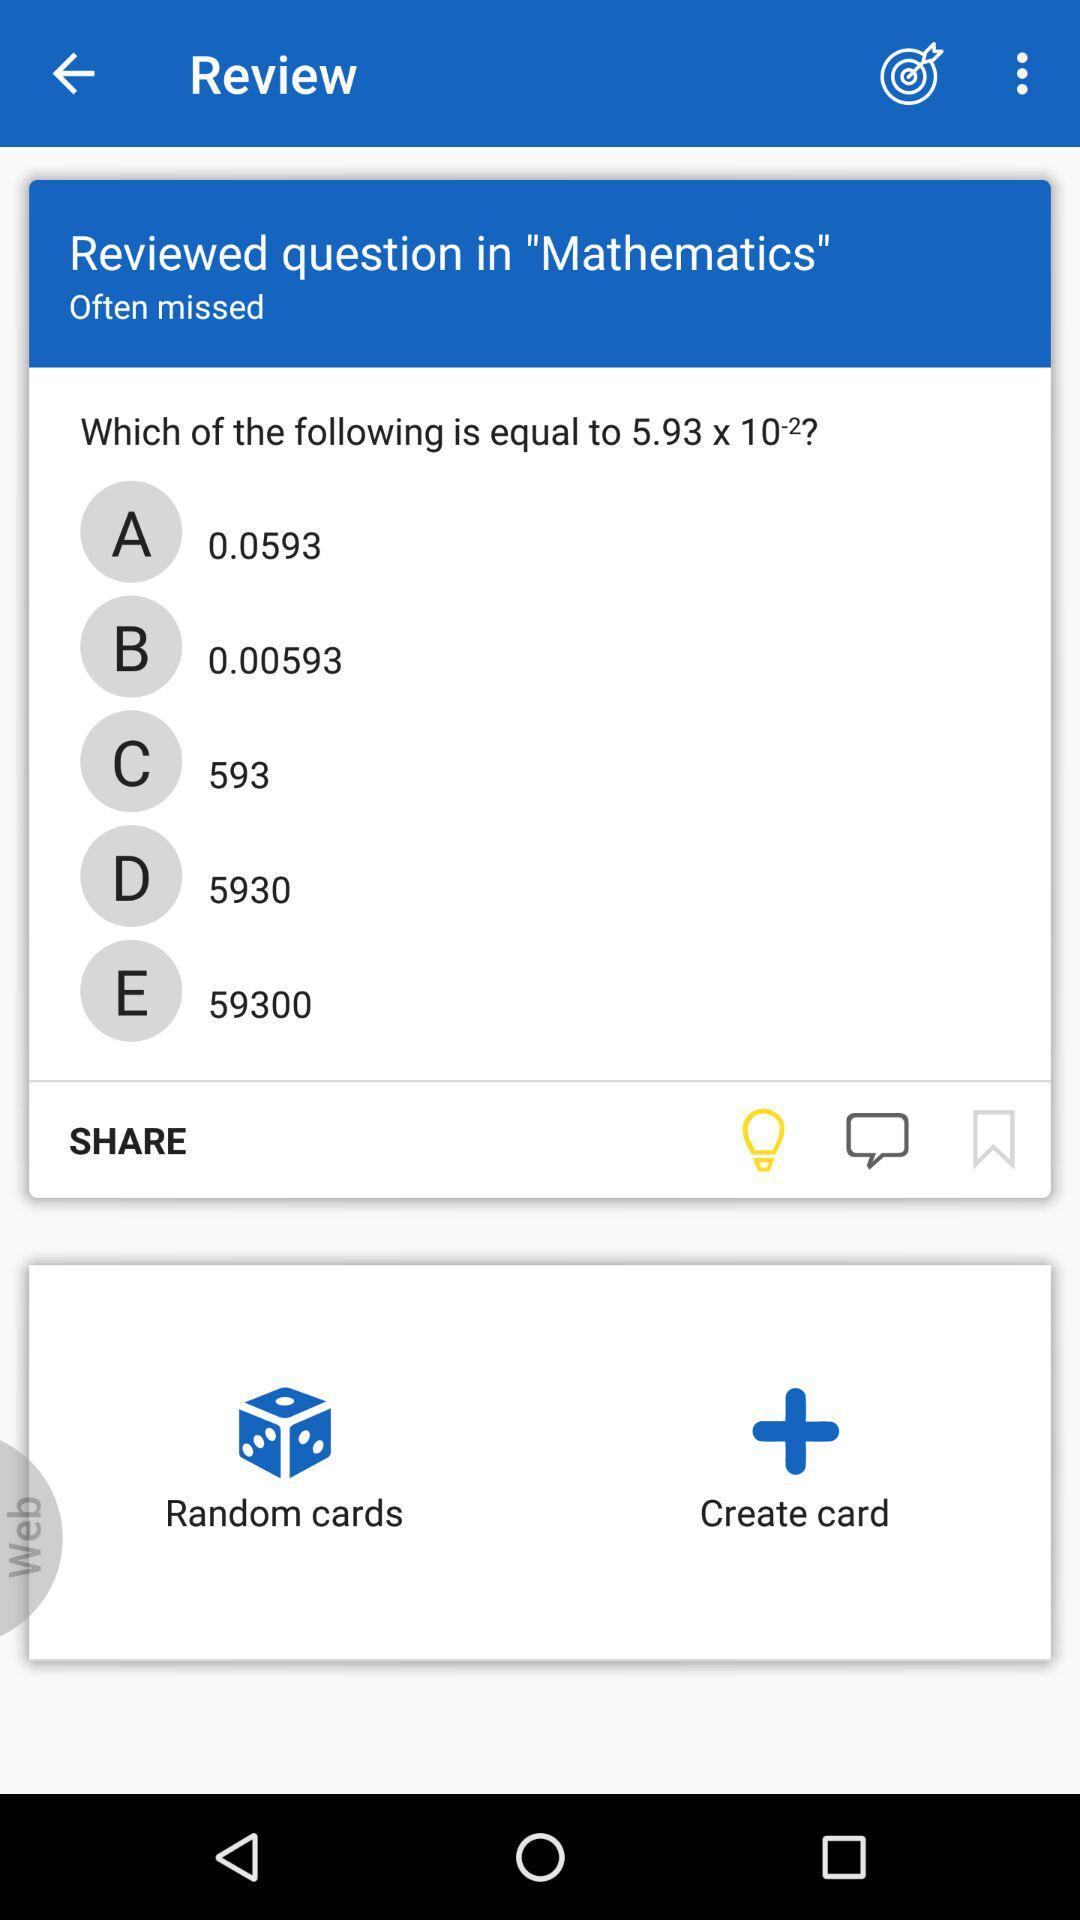 Image resolution: width=1080 pixels, height=1920 pixels. I want to click on comment, so click(876, 1140).